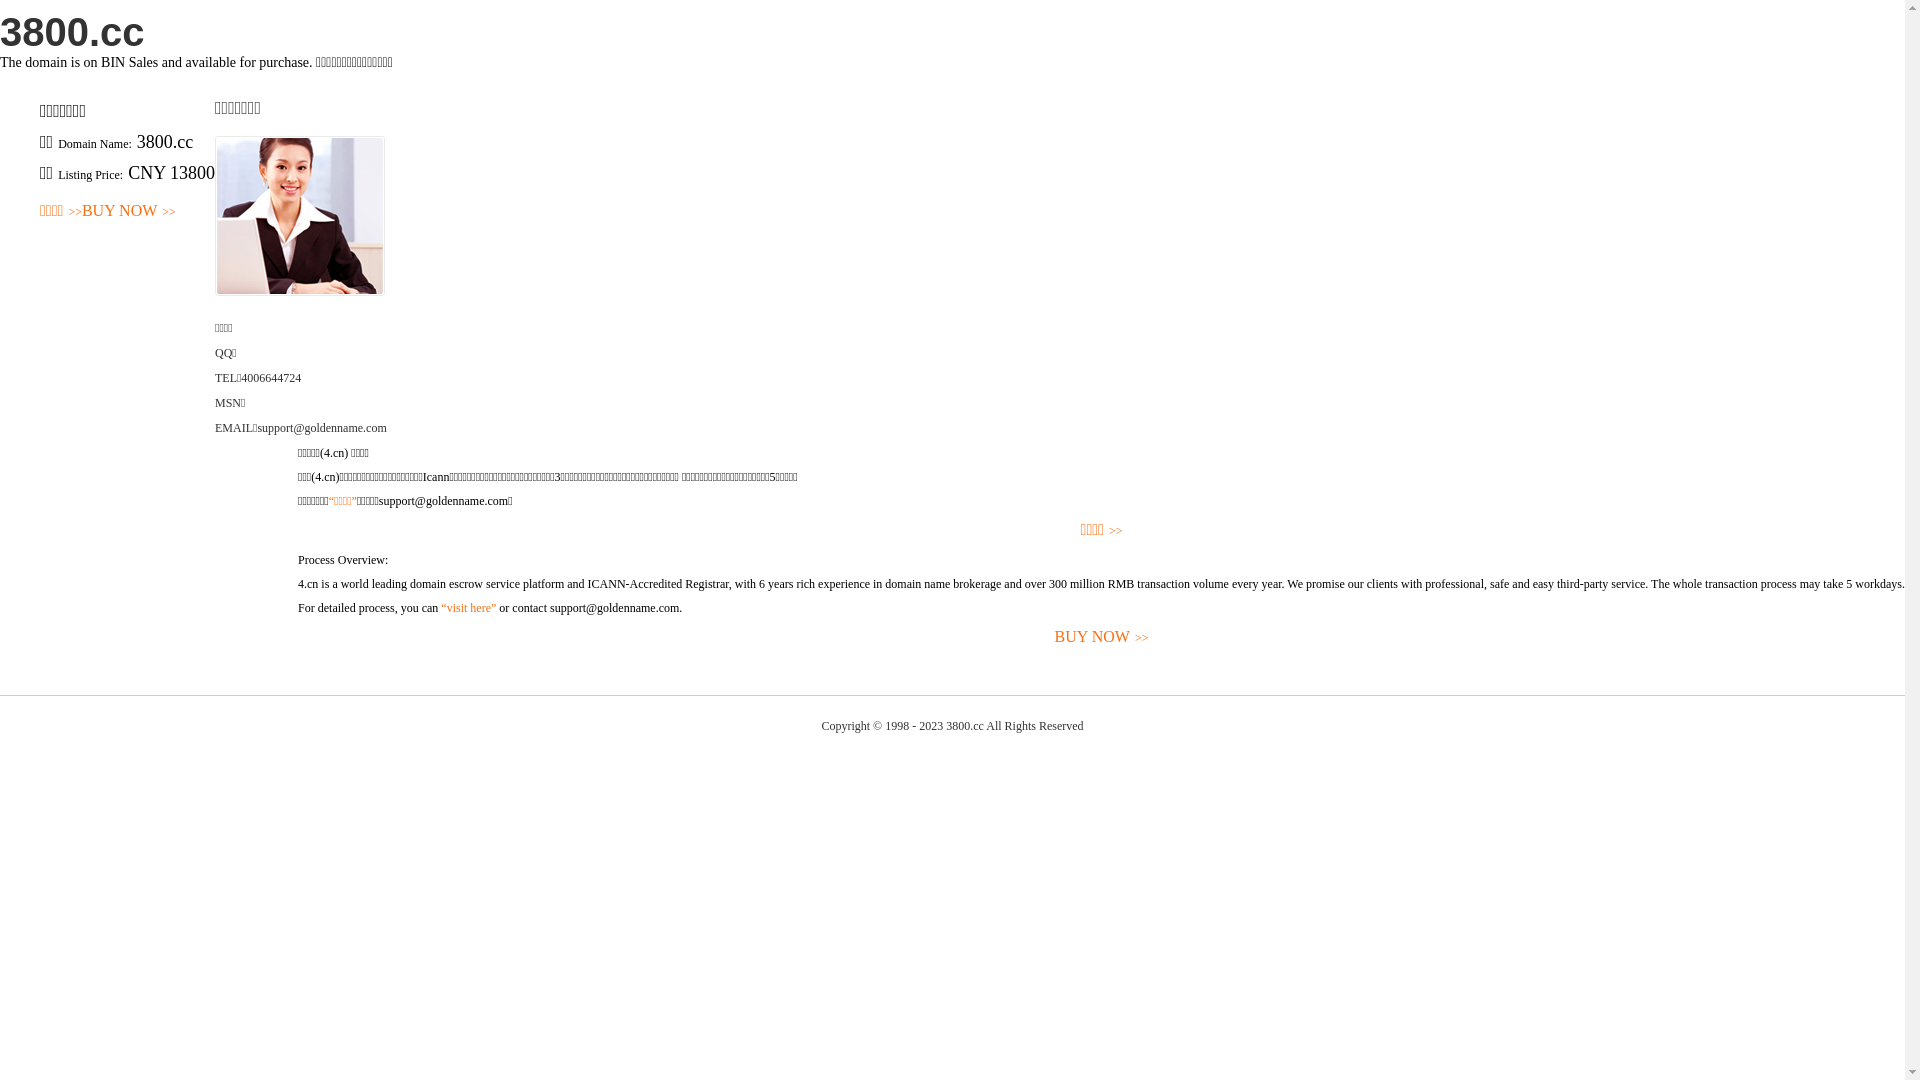  I want to click on 'BUY NOW>>', so click(128, 211).